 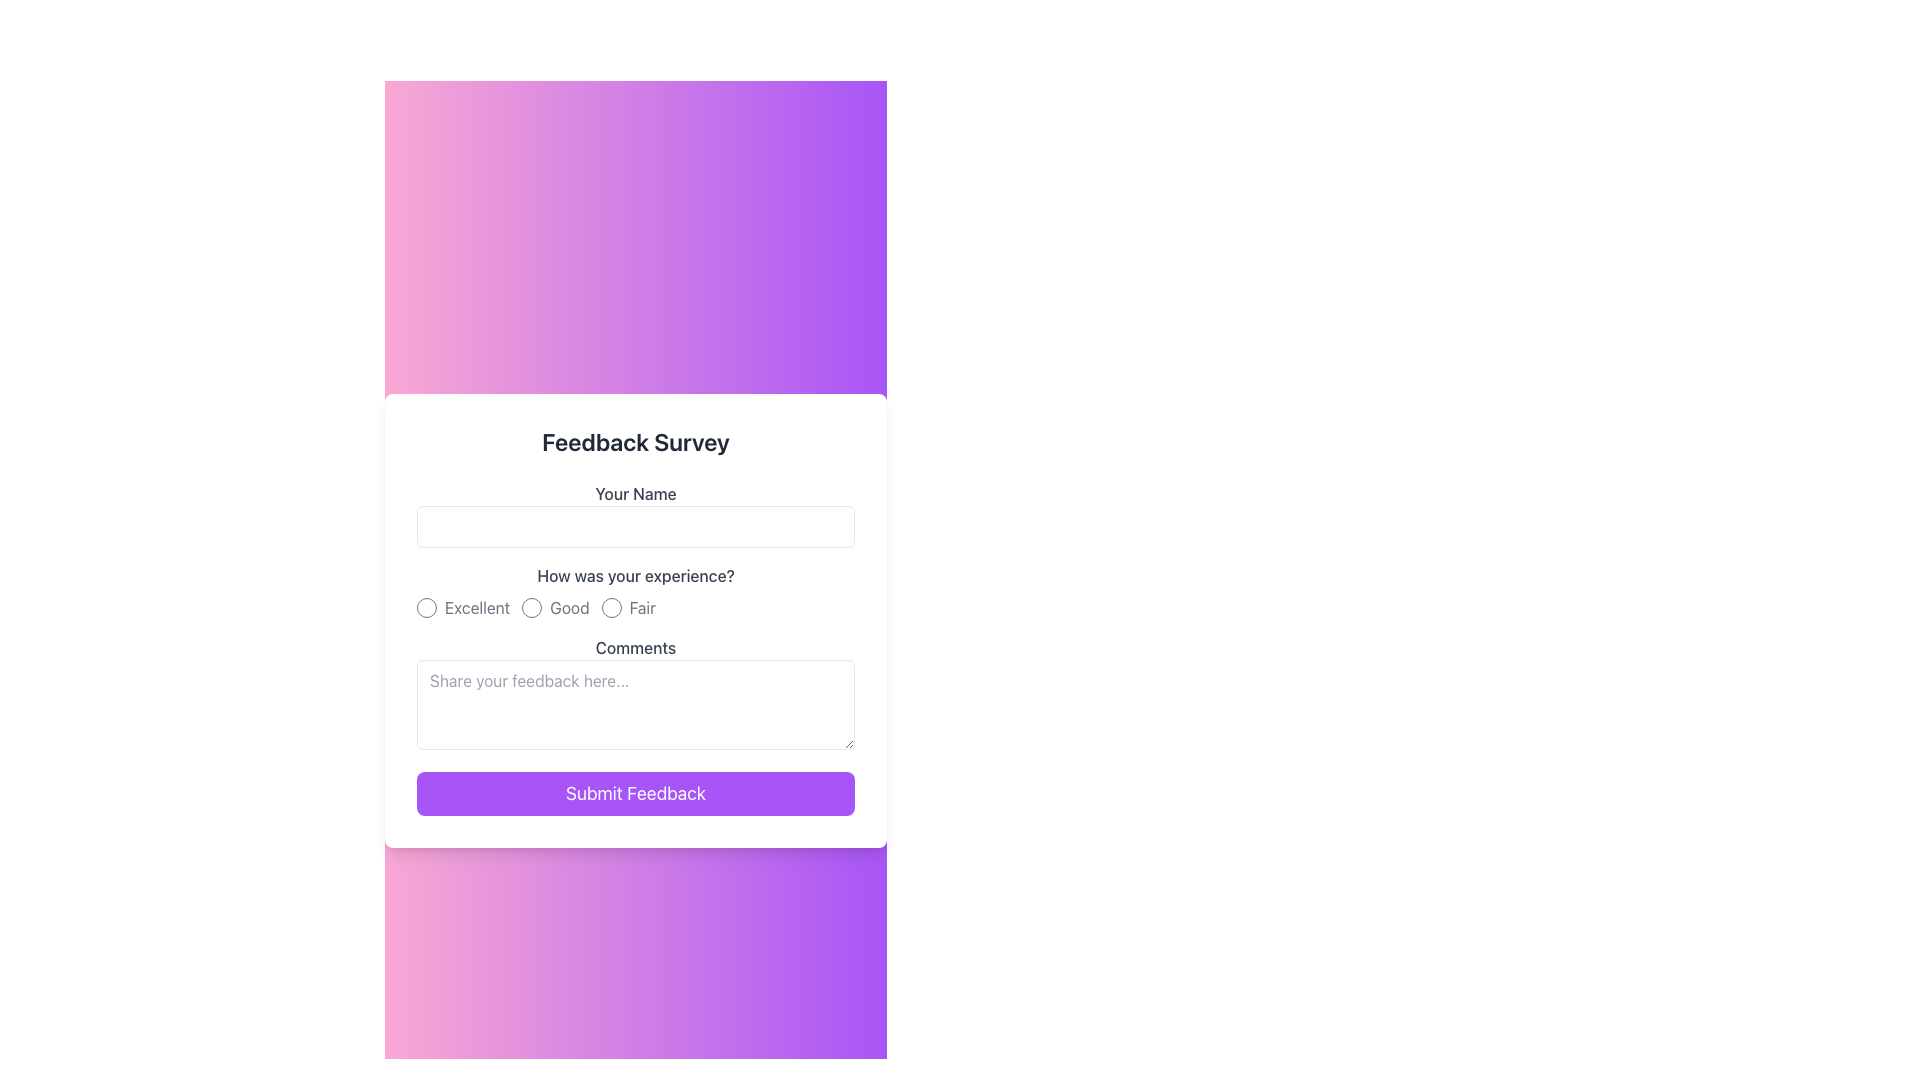 I want to click on the radio button, so click(x=462, y=607).